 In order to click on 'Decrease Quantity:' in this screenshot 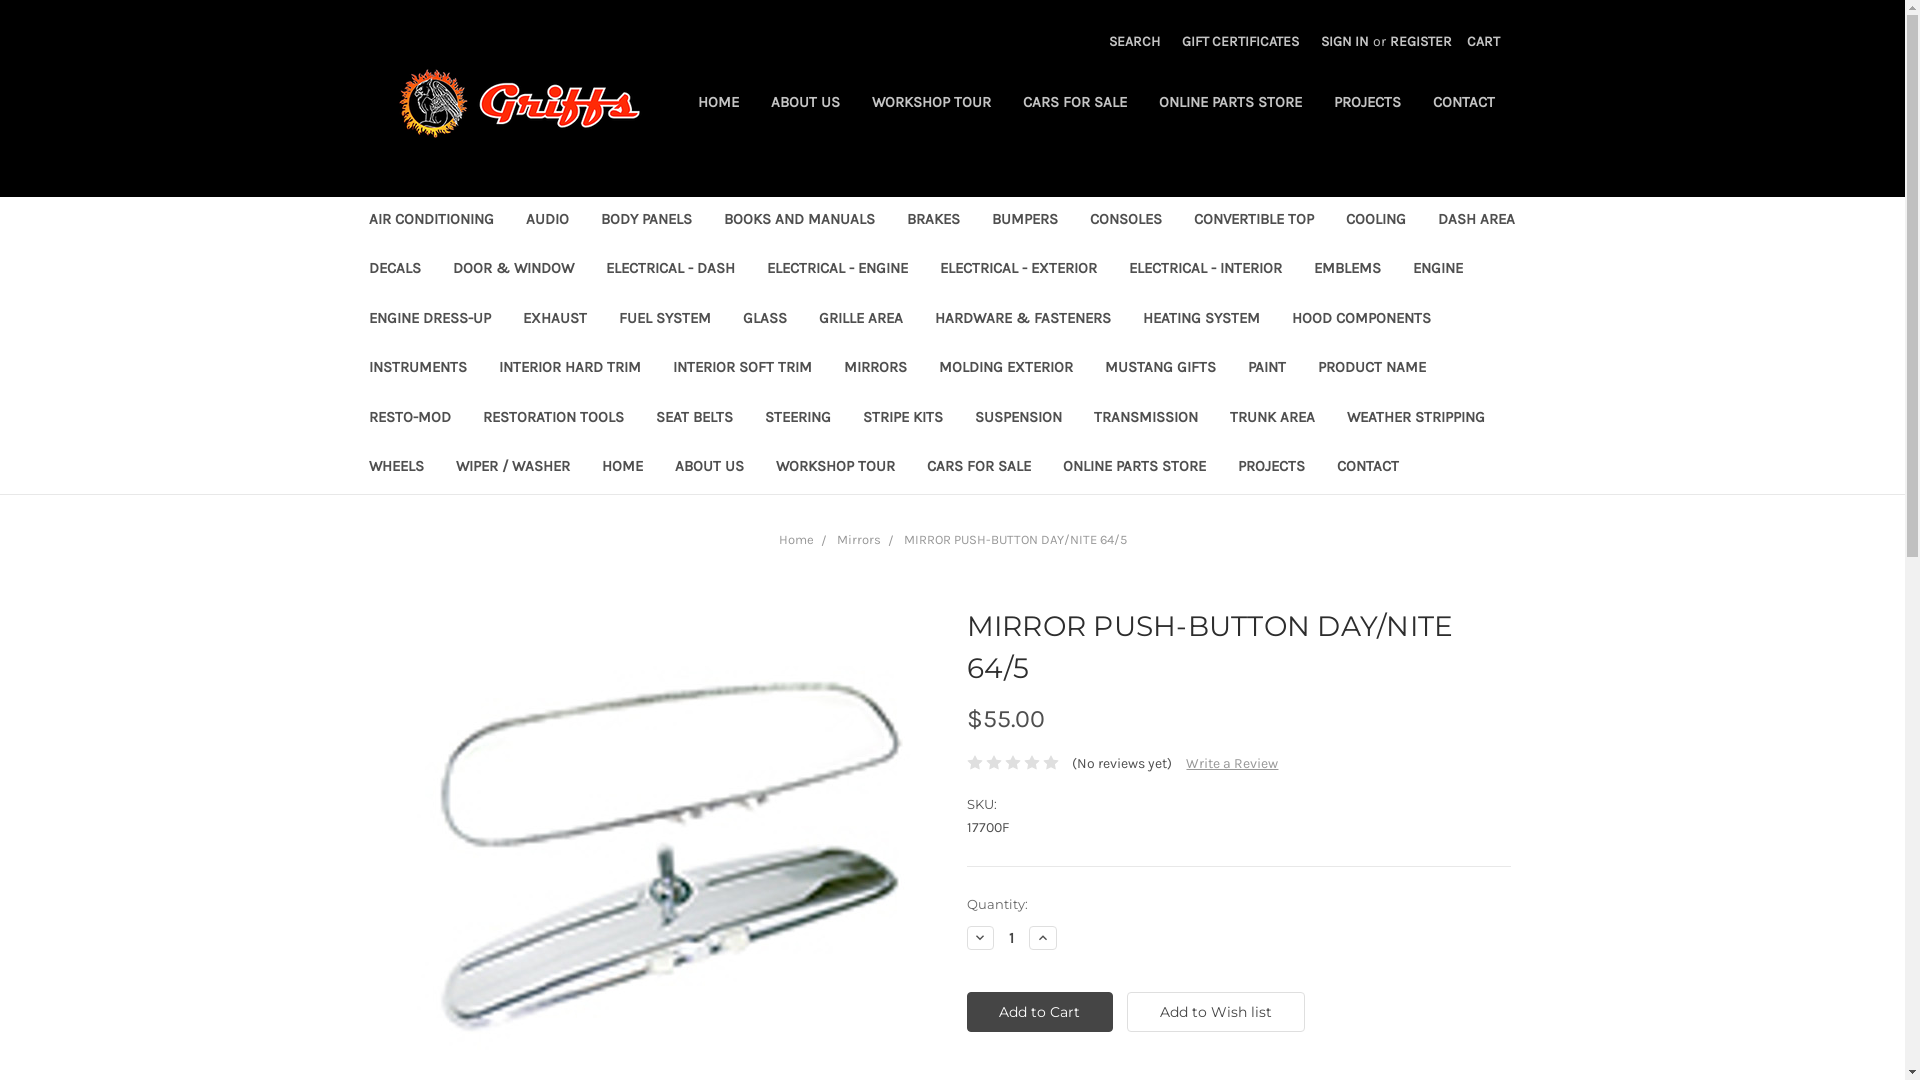, I will do `click(979, 937)`.